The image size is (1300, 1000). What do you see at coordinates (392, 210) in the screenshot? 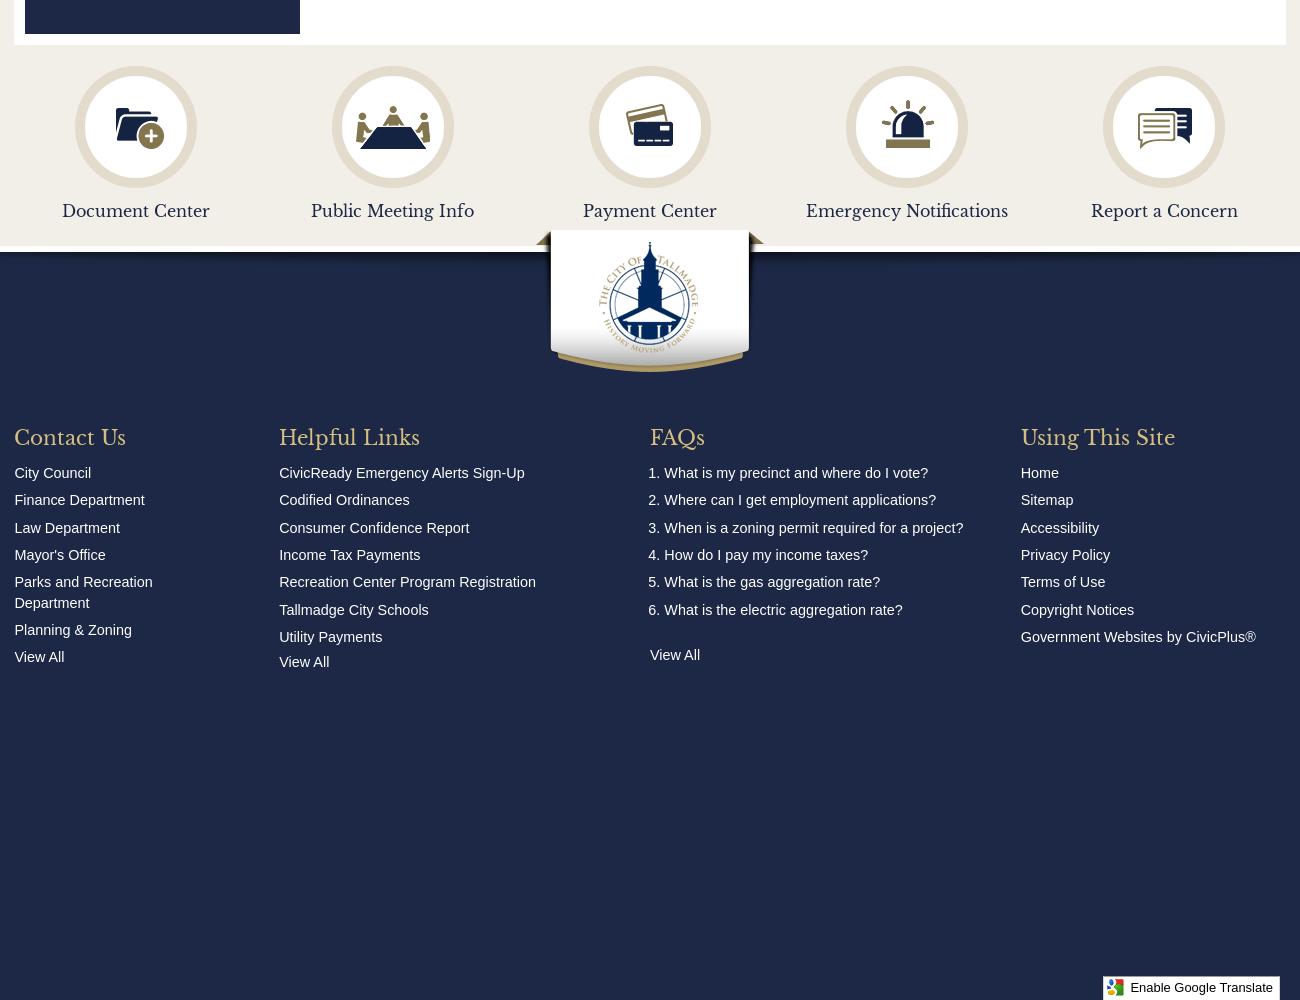
I see `'Public Meeting Info'` at bounding box center [392, 210].